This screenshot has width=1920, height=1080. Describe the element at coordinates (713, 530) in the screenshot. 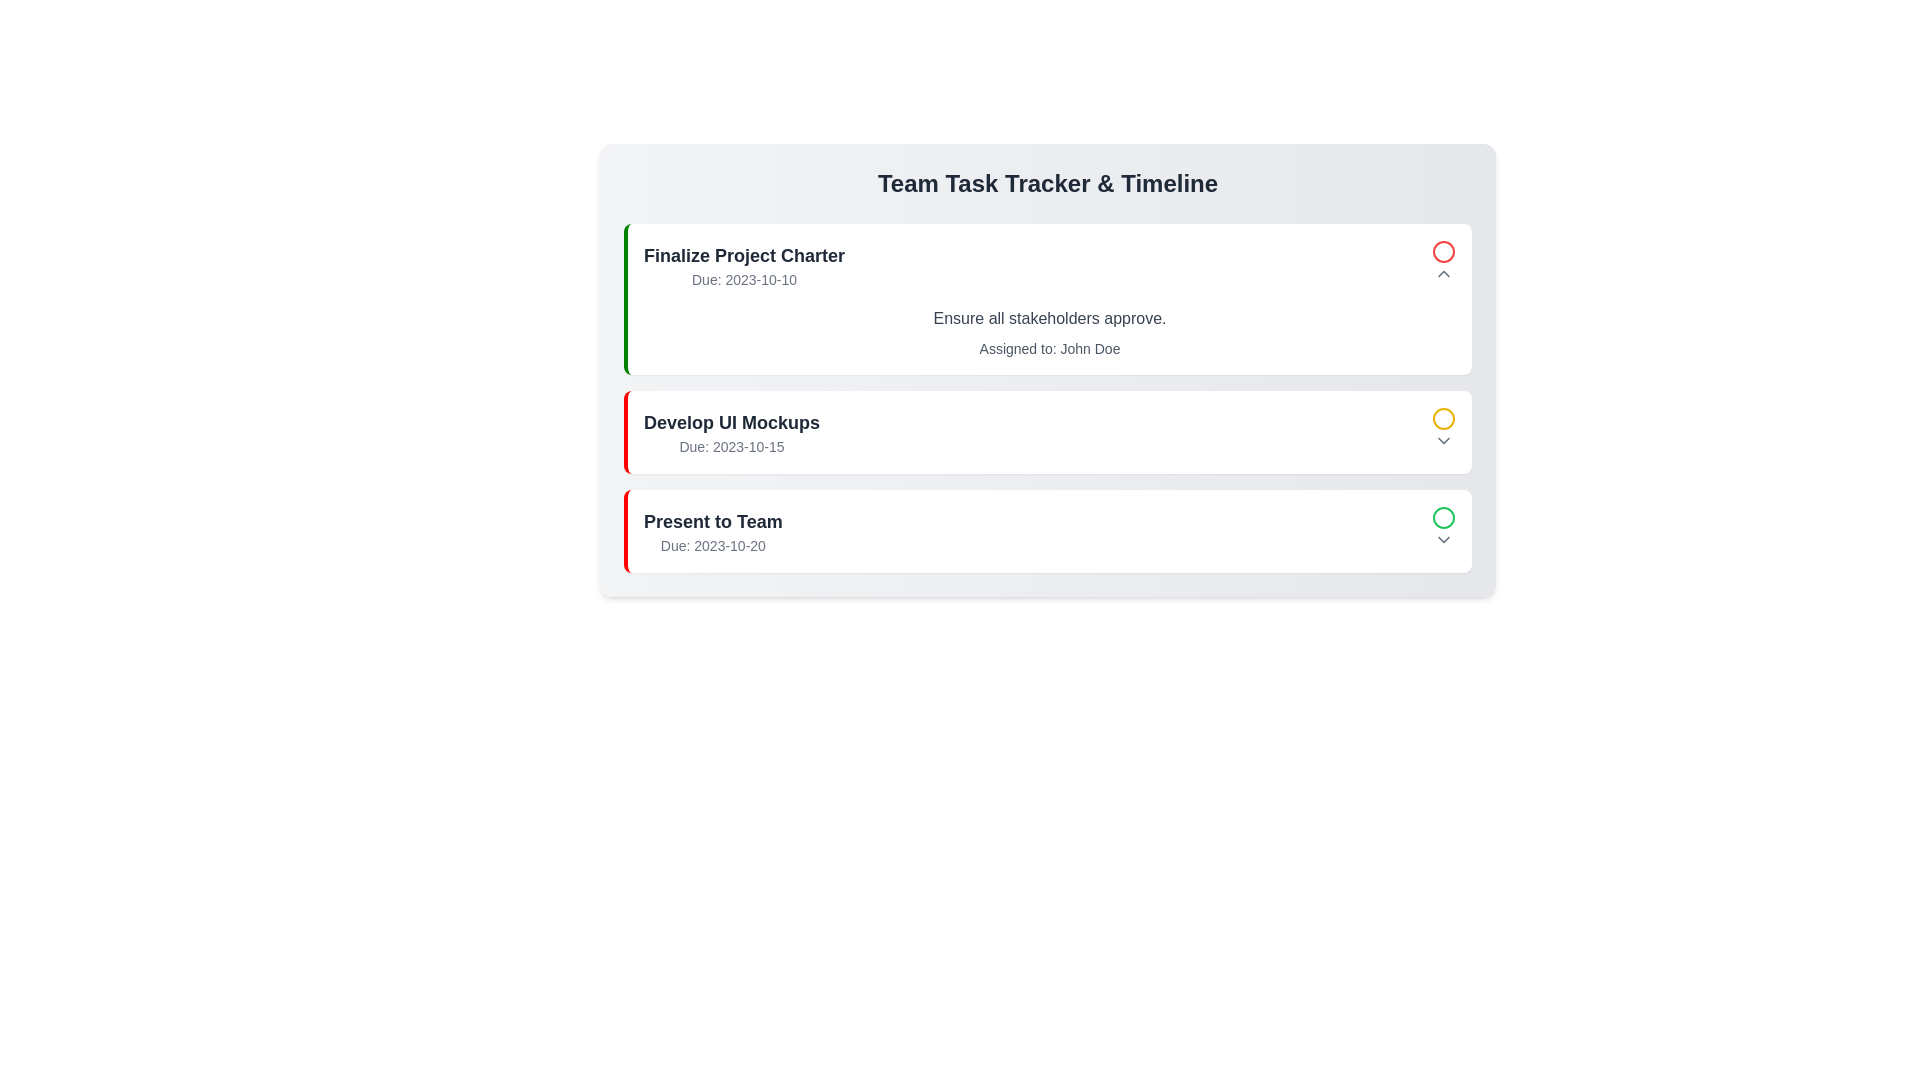

I see `the Text Display that shows 'Present to Team' and 'Due: 2023-10-20', located in the third section of the task list` at that location.